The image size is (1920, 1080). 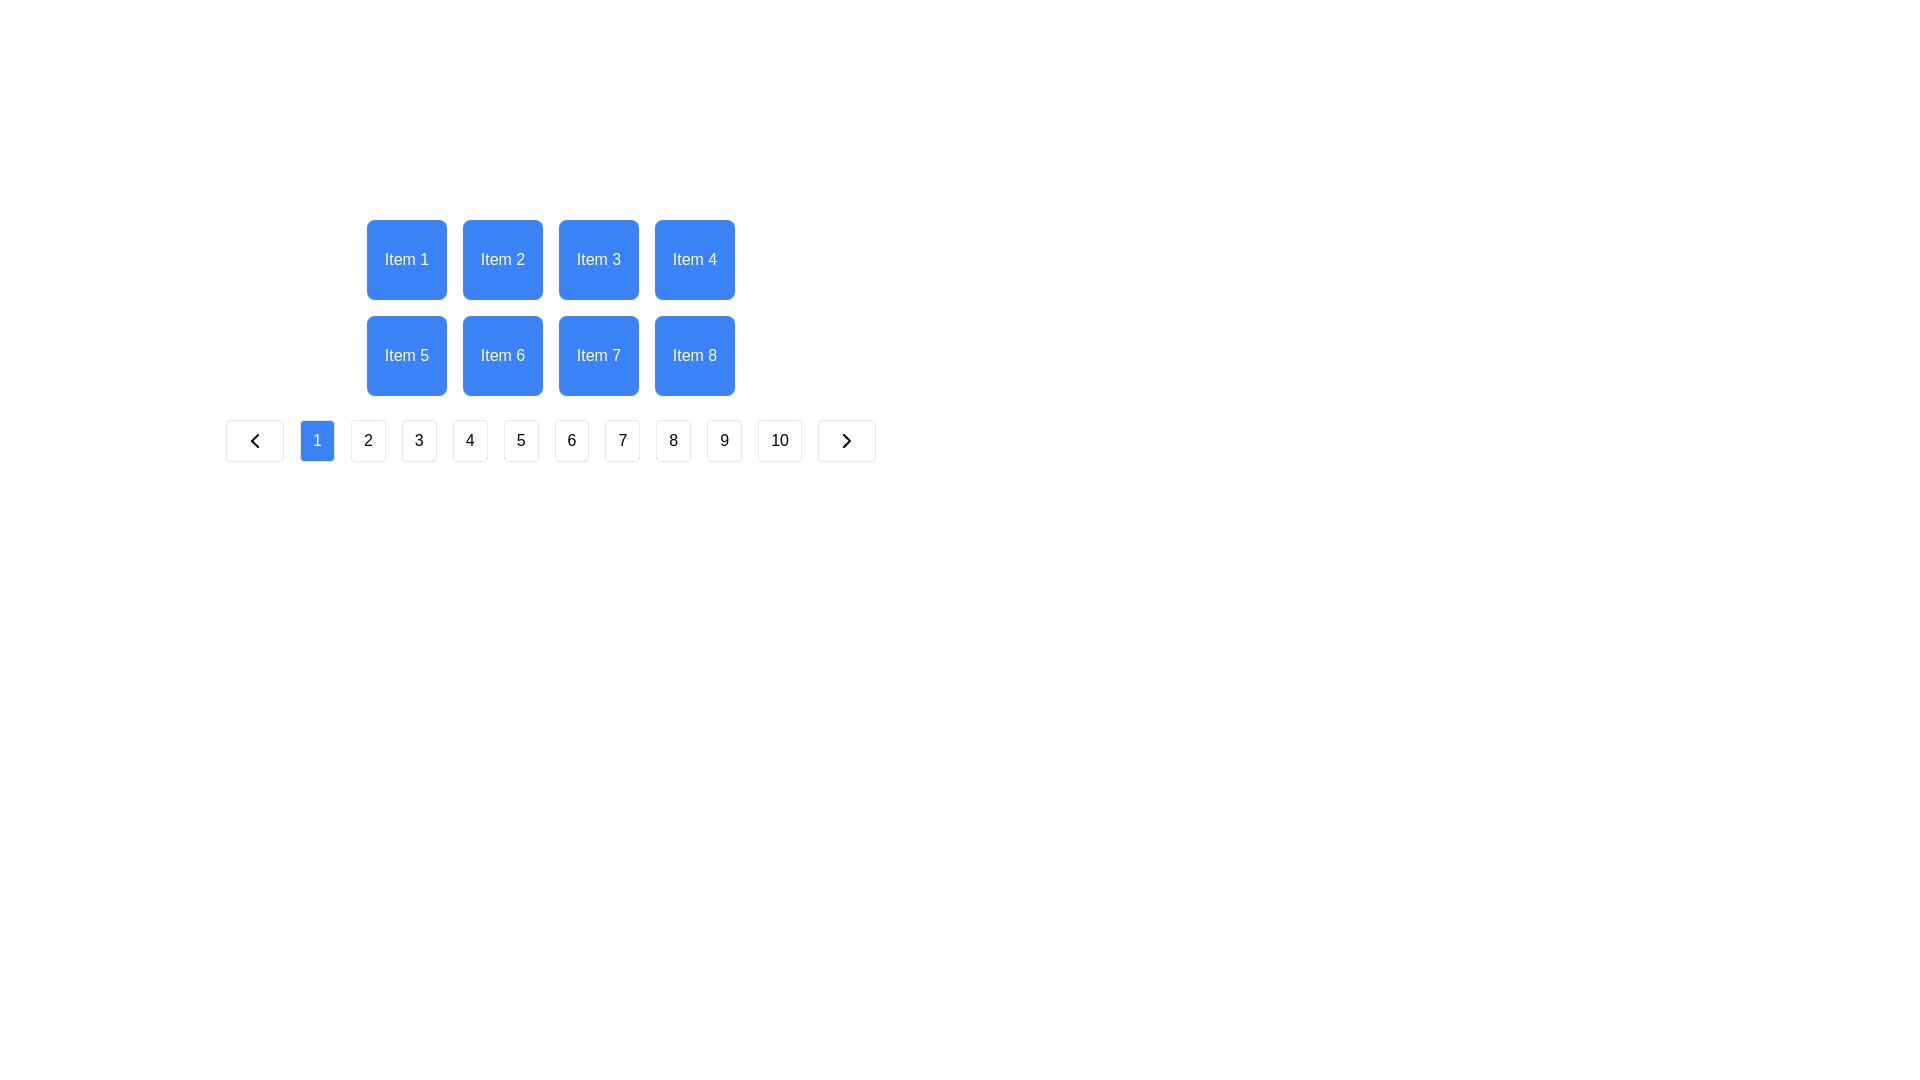 I want to click on the static tile with a bright blue background and white text displaying 'Item 1', located at the top-left position of the grid layout, so click(x=406, y=258).